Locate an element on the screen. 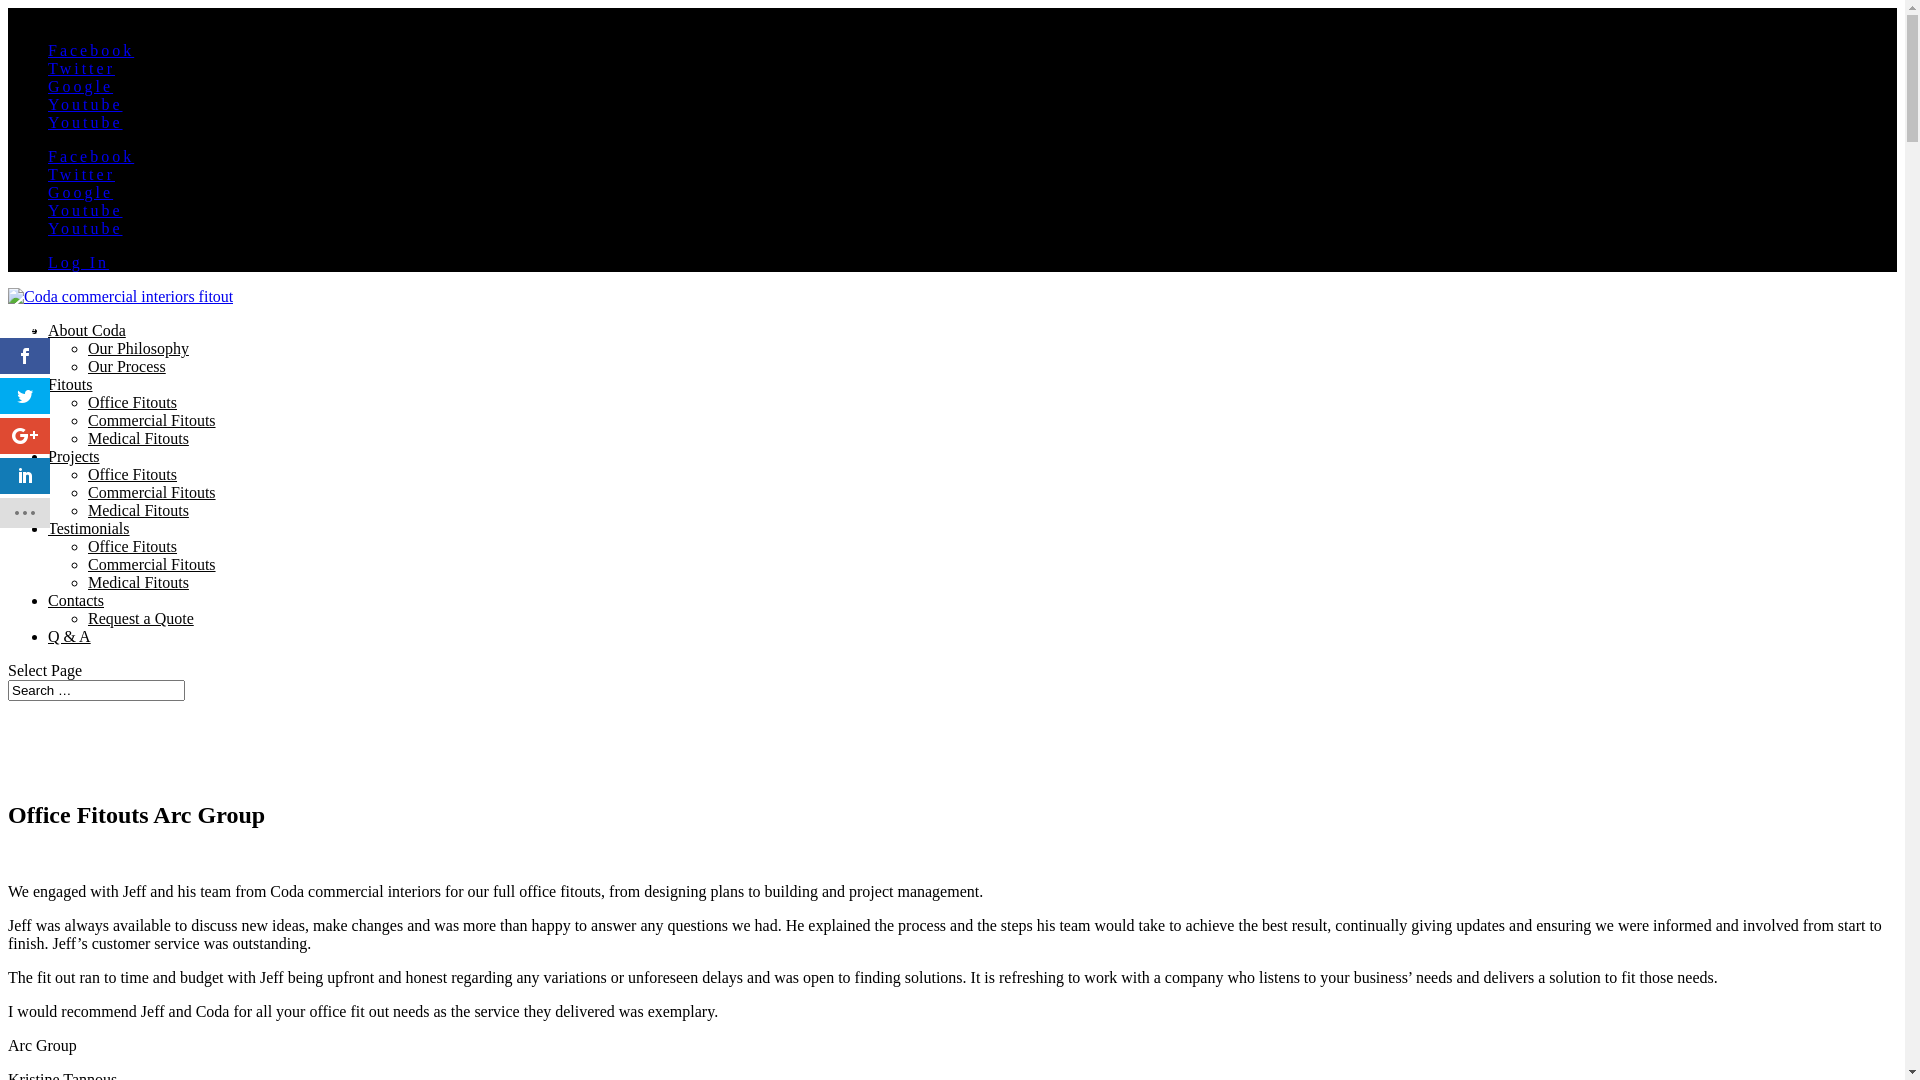 The image size is (1920, 1080). 'Log In' is located at coordinates (48, 261).